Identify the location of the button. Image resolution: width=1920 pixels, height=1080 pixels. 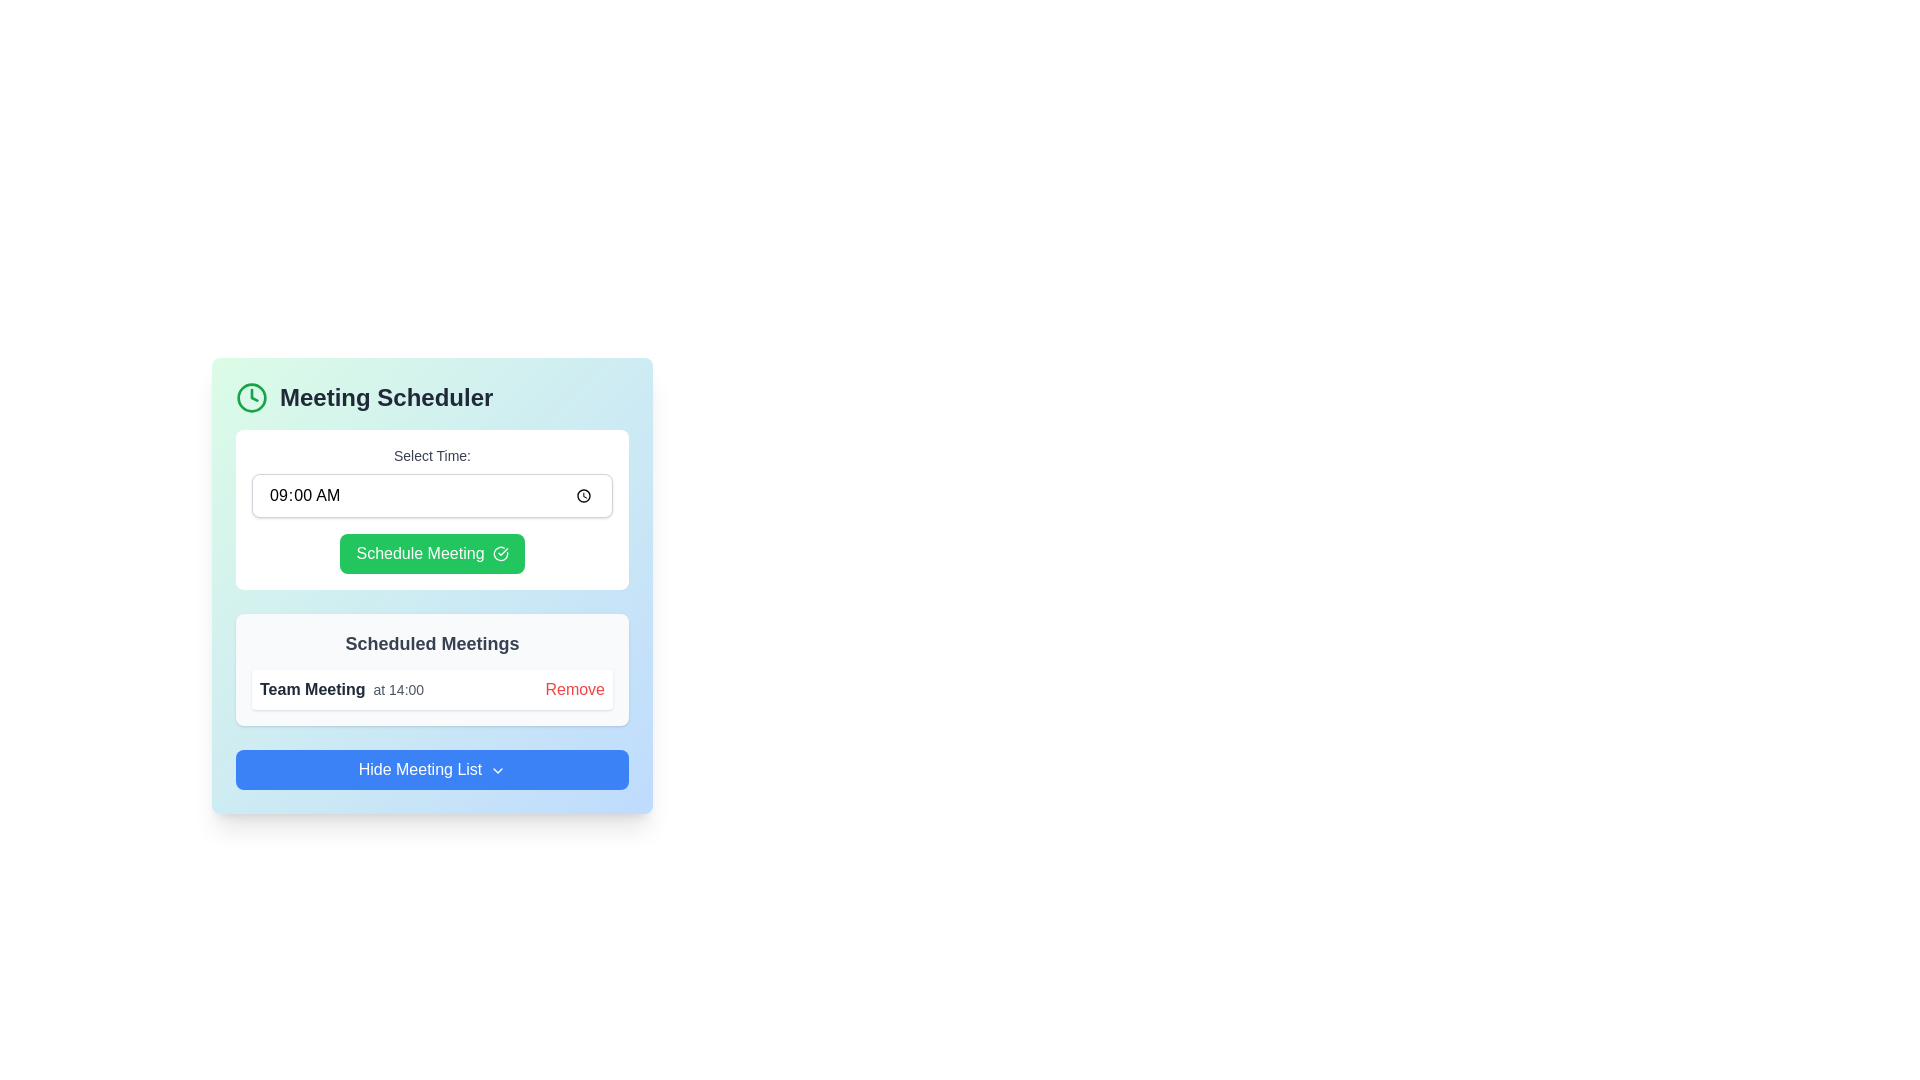
(574, 689).